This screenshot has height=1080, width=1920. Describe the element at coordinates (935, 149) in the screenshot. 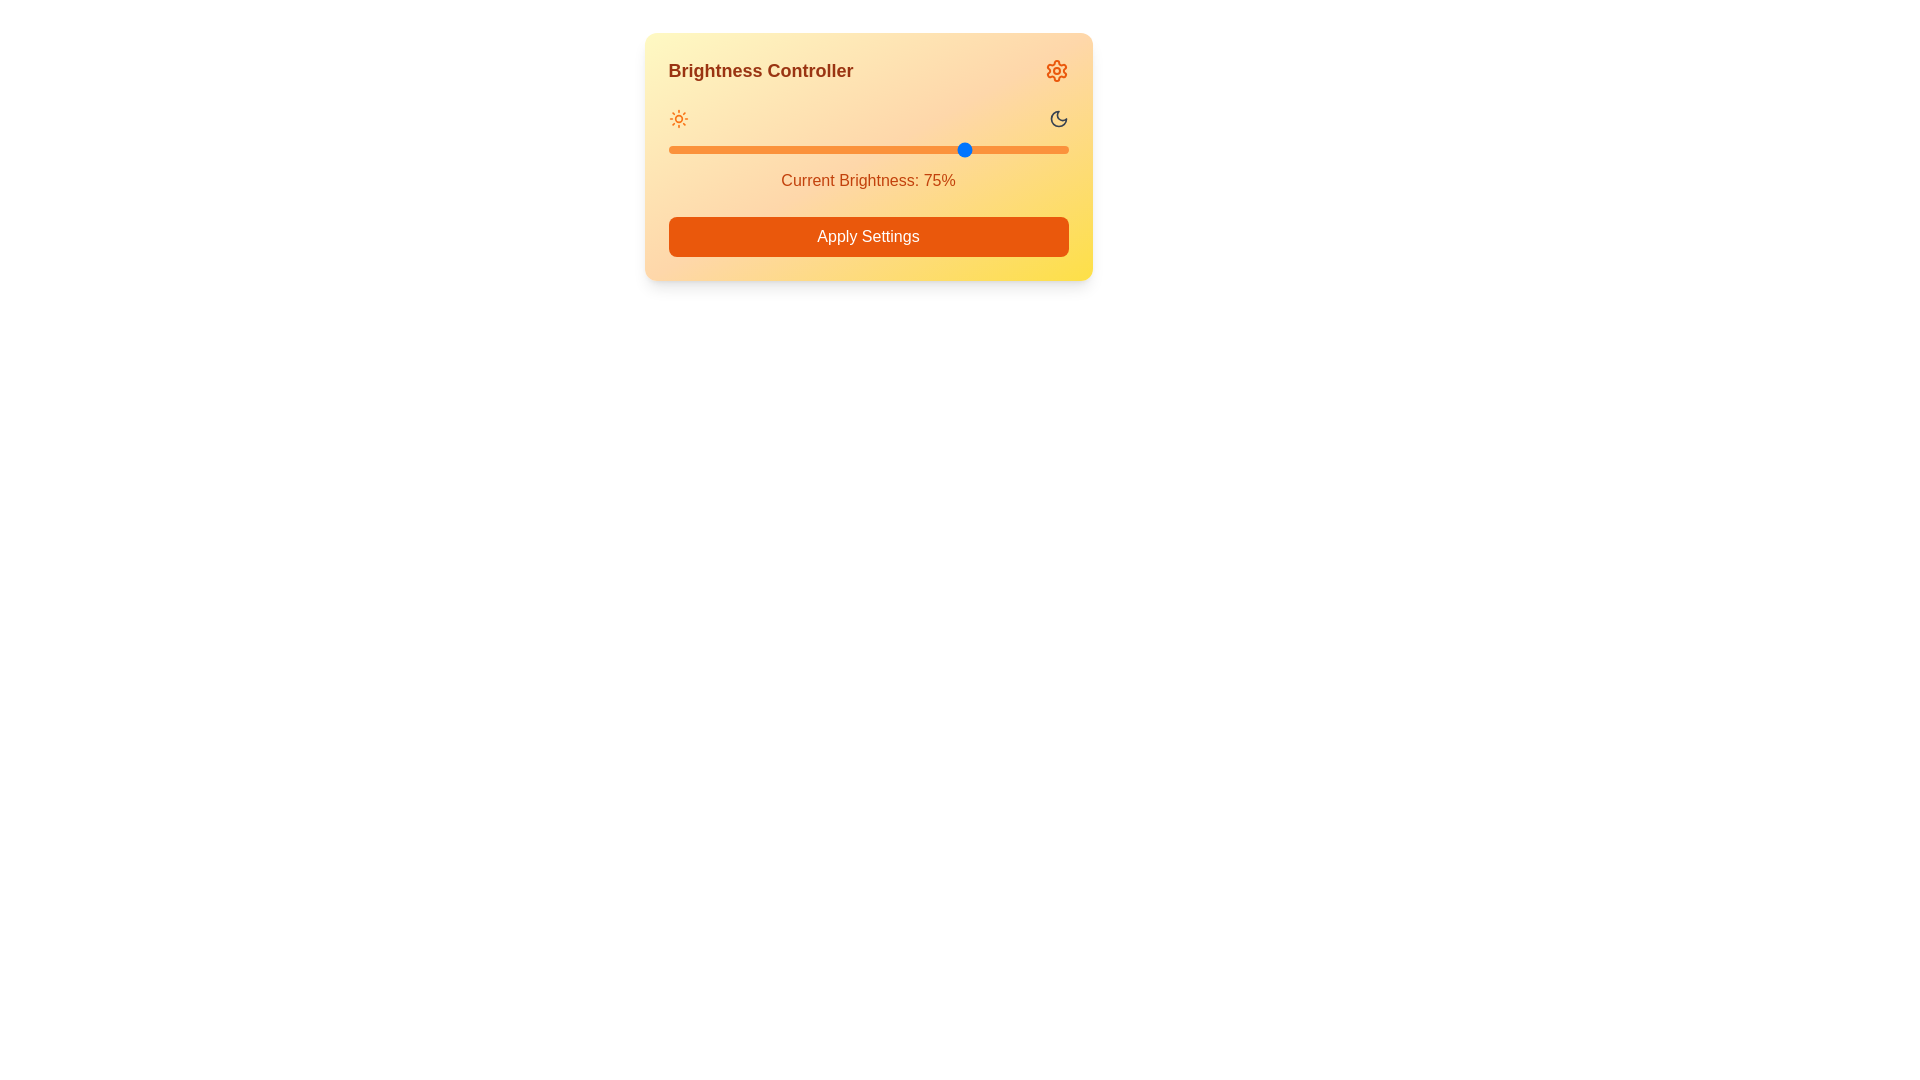

I see `the brightness level to 67% by interacting with the slider` at that location.